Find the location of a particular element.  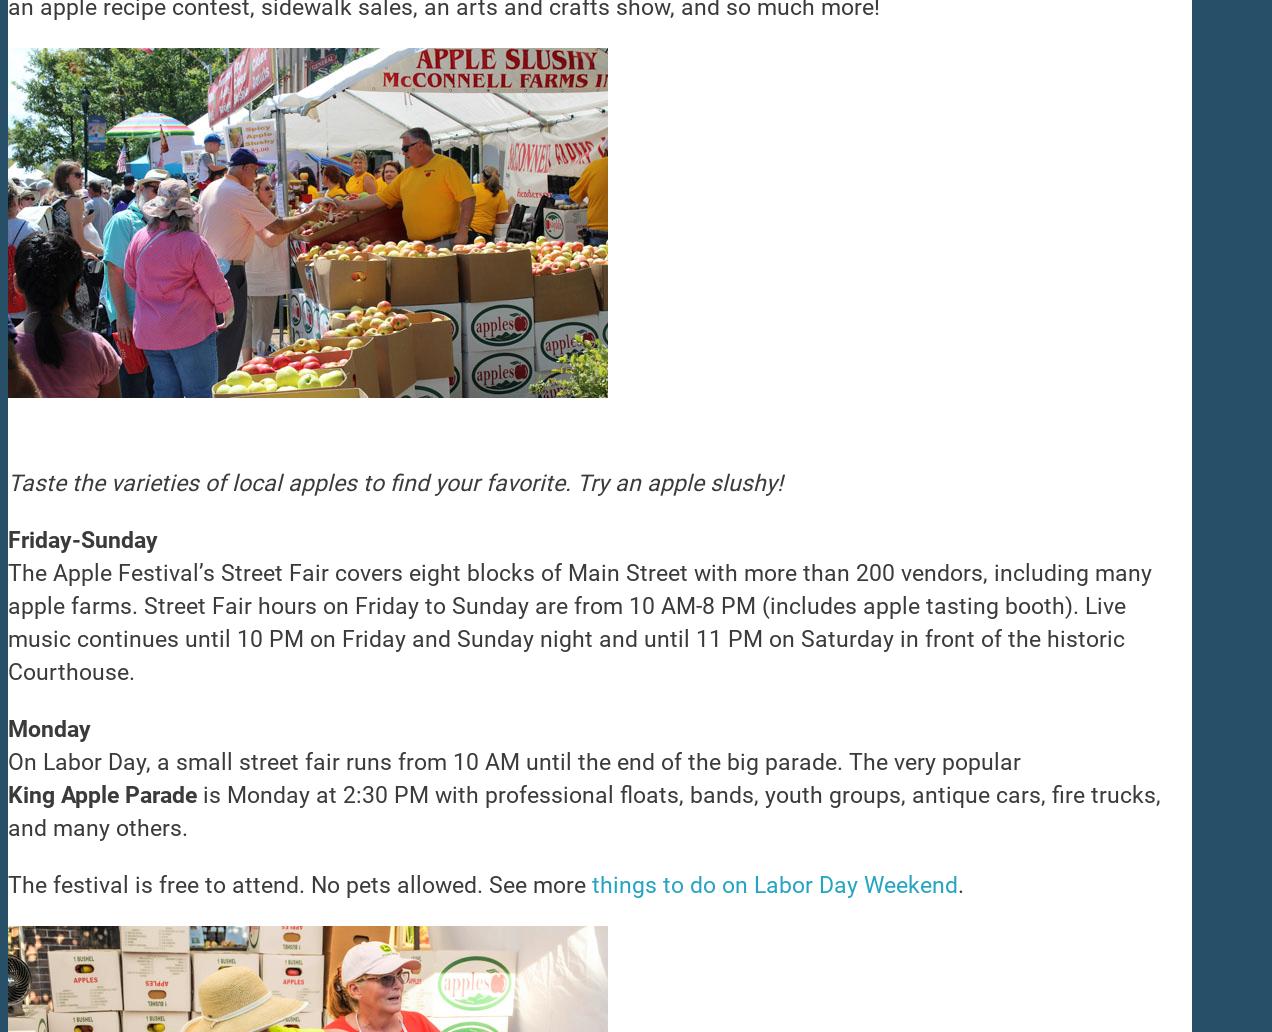

'The Apple Festival’s Street Fair covers eight blocks of Main Street with more than 200 vendors, including many apple farms. Street Fair hours on Friday to Sunday are from 10 AM-8 PM (includes apple tasting booth). Live music continues until 10 PM on Friday and Sunday night and until 11 PM on Saturday in front of the historic Courthouse.' is located at coordinates (579, 623).